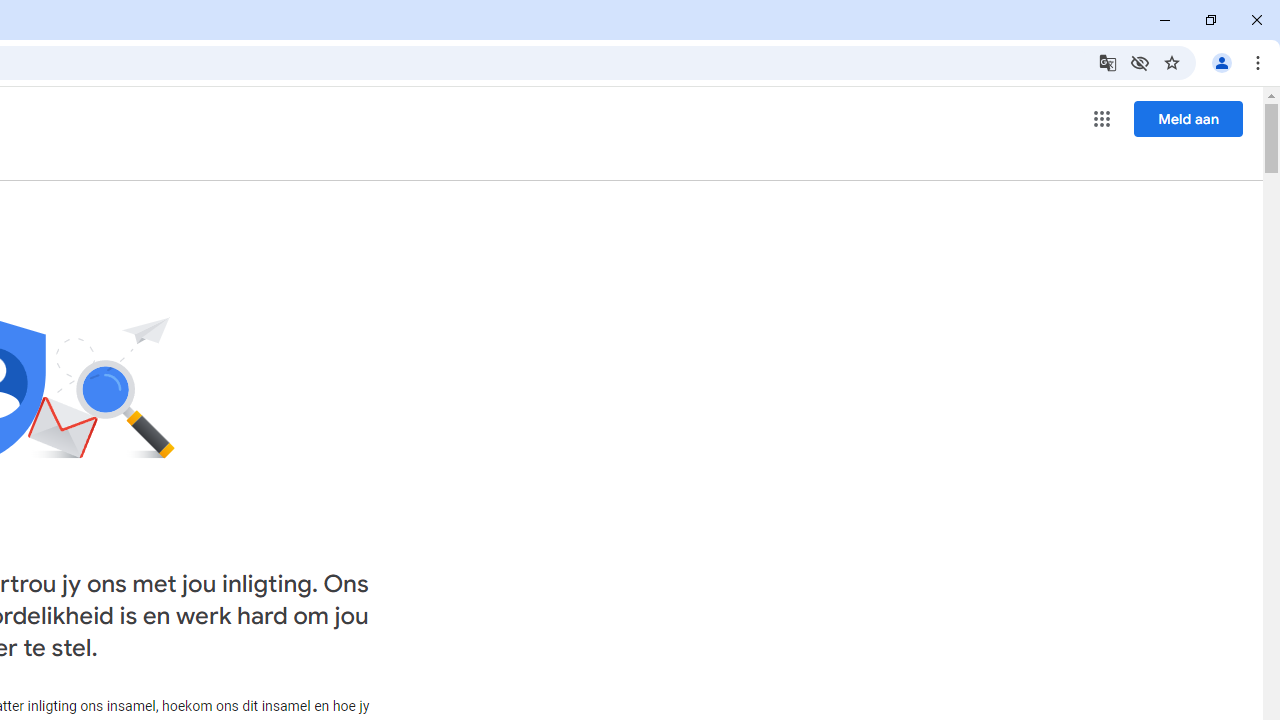 The height and width of the screenshot is (720, 1280). I want to click on 'Minimize', so click(1165, 20).